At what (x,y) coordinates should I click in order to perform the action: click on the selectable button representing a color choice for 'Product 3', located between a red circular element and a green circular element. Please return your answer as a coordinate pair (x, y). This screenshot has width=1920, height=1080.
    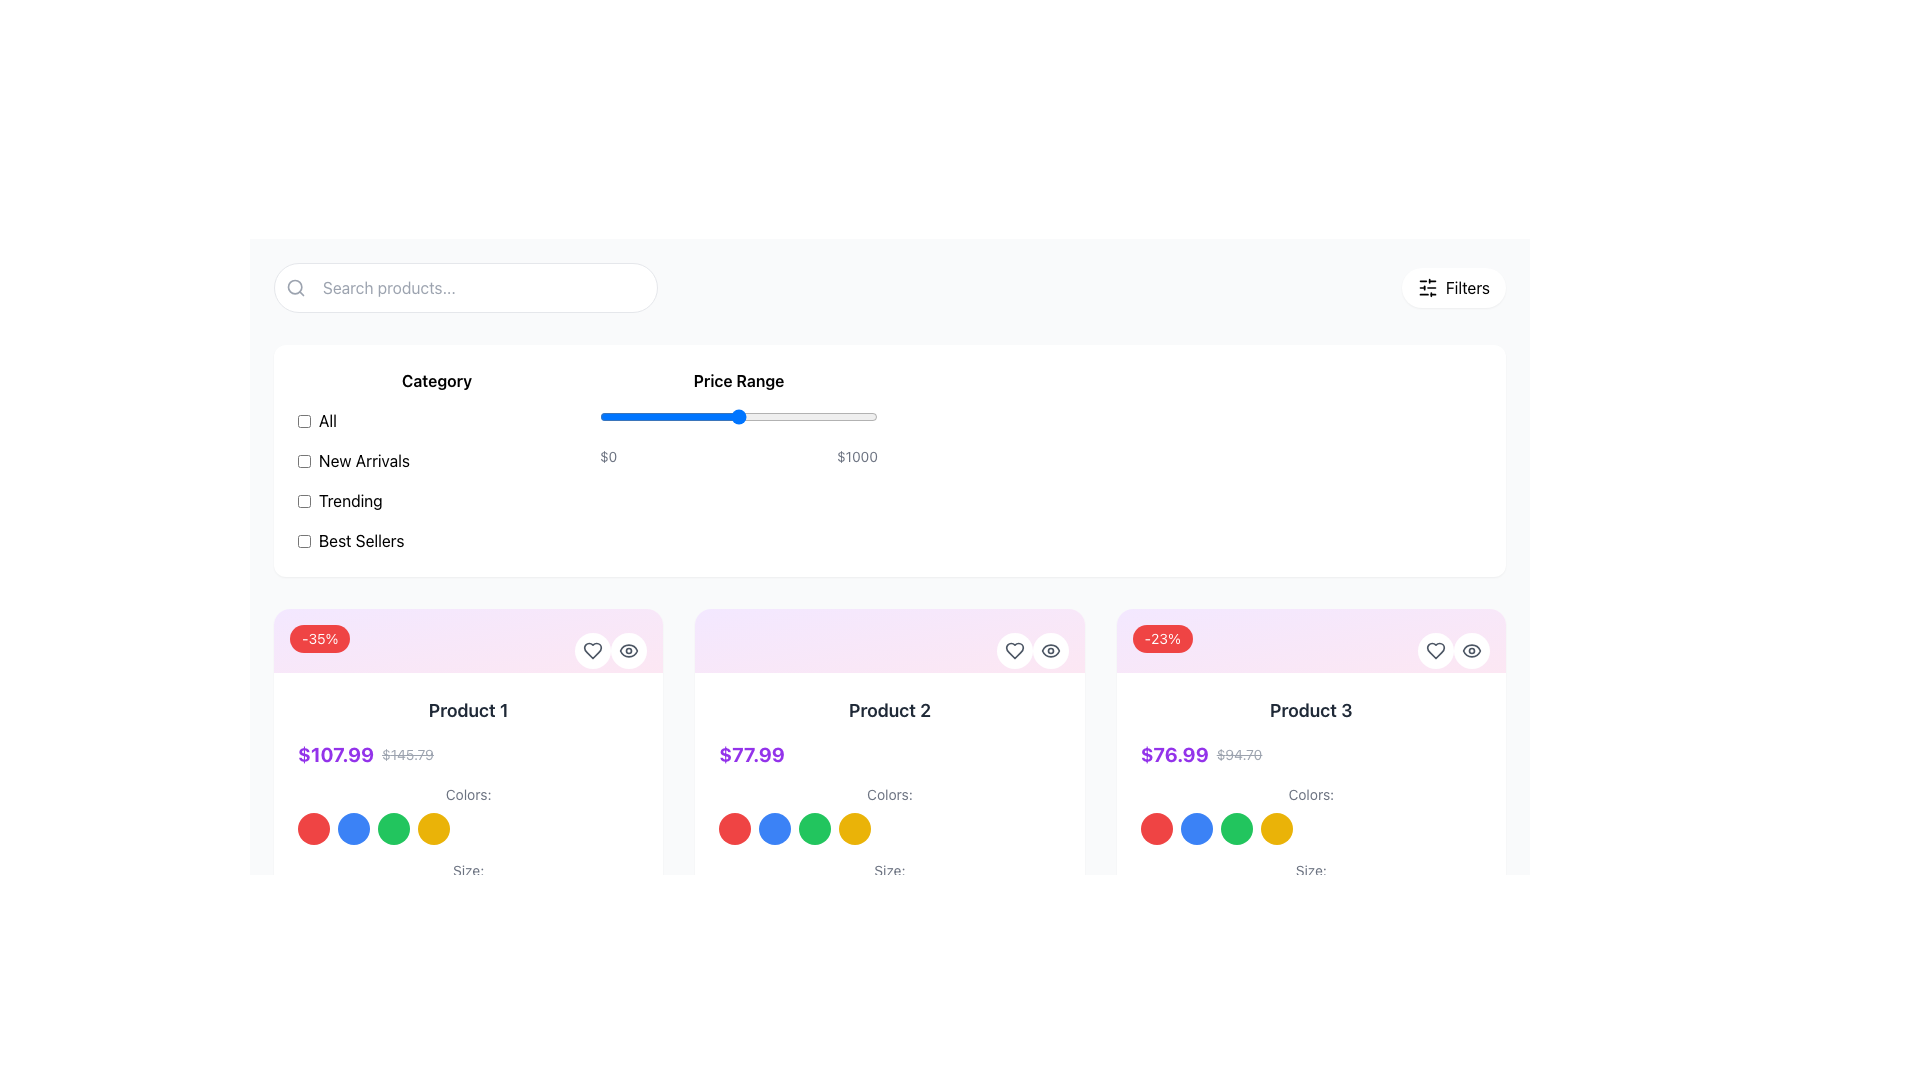
    Looking at the image, I should click on (1196, 829).